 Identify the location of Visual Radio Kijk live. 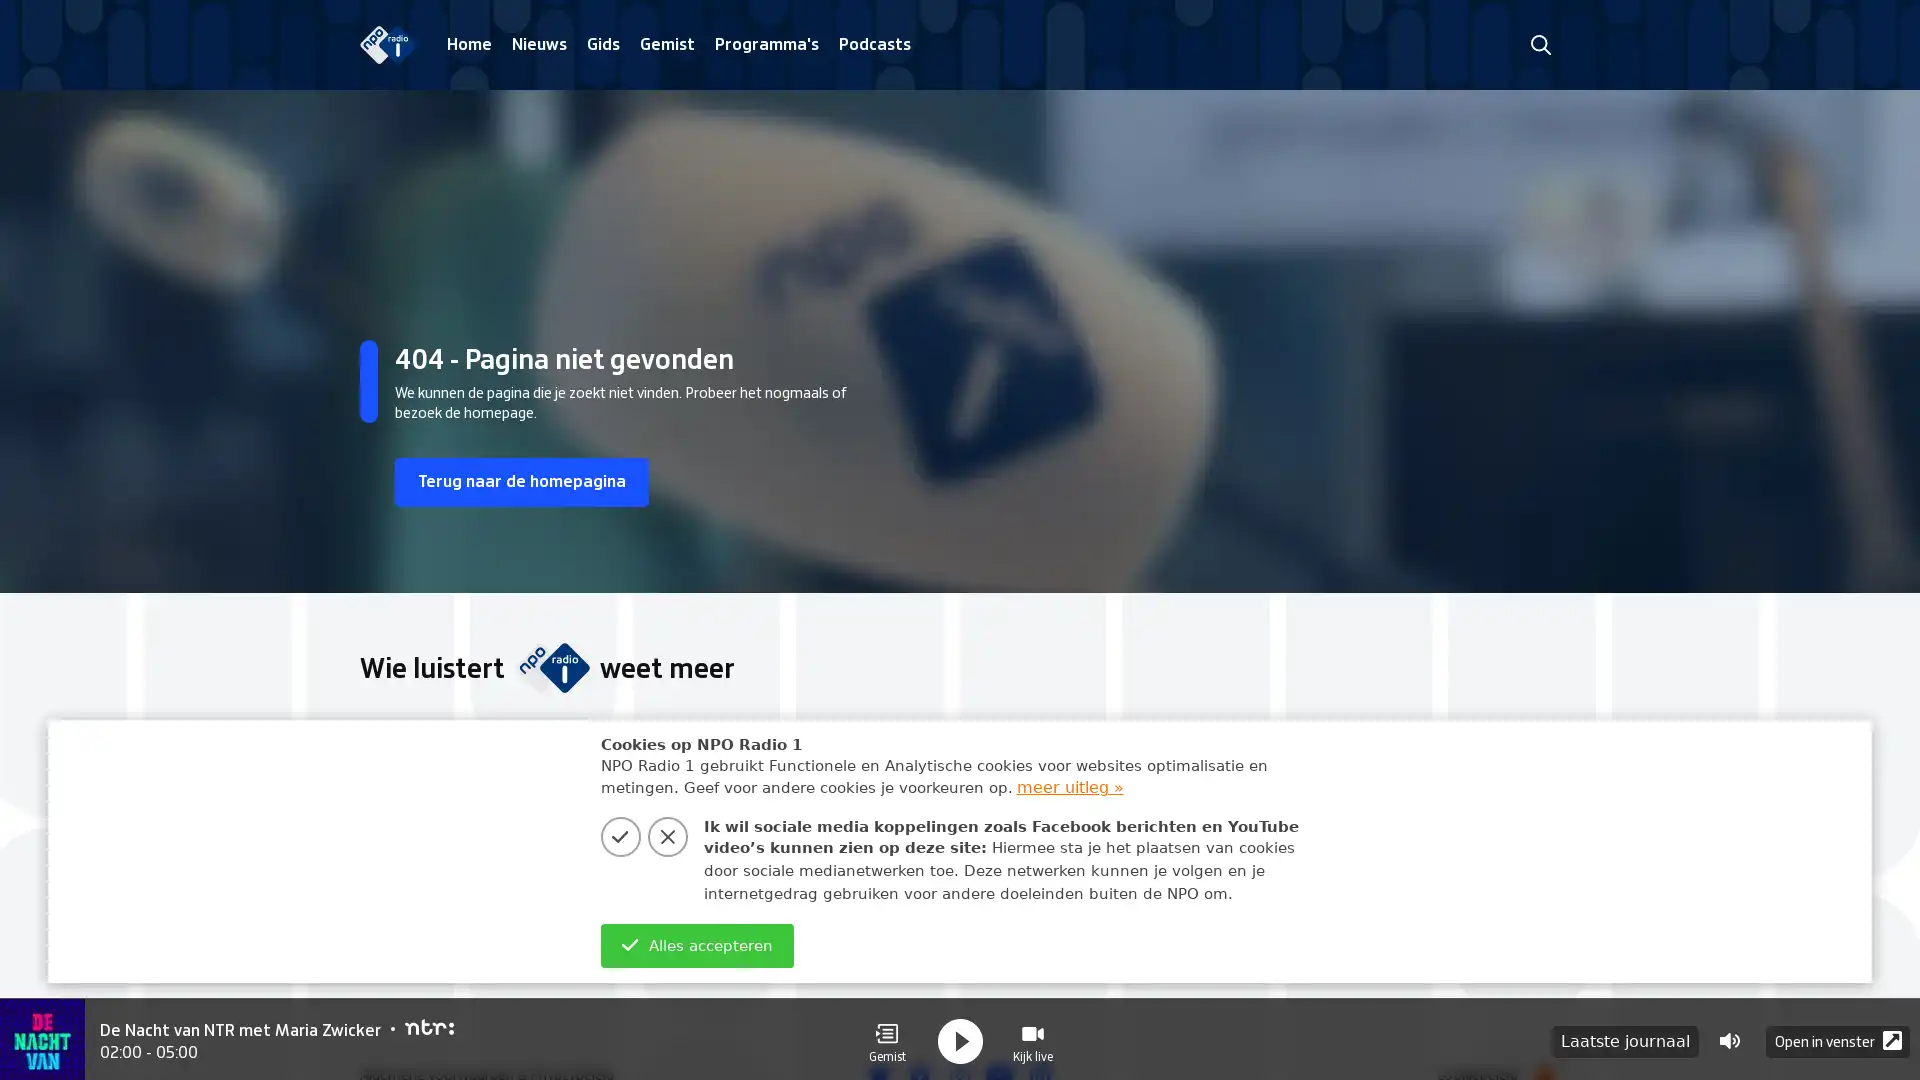
(1032, 1036).